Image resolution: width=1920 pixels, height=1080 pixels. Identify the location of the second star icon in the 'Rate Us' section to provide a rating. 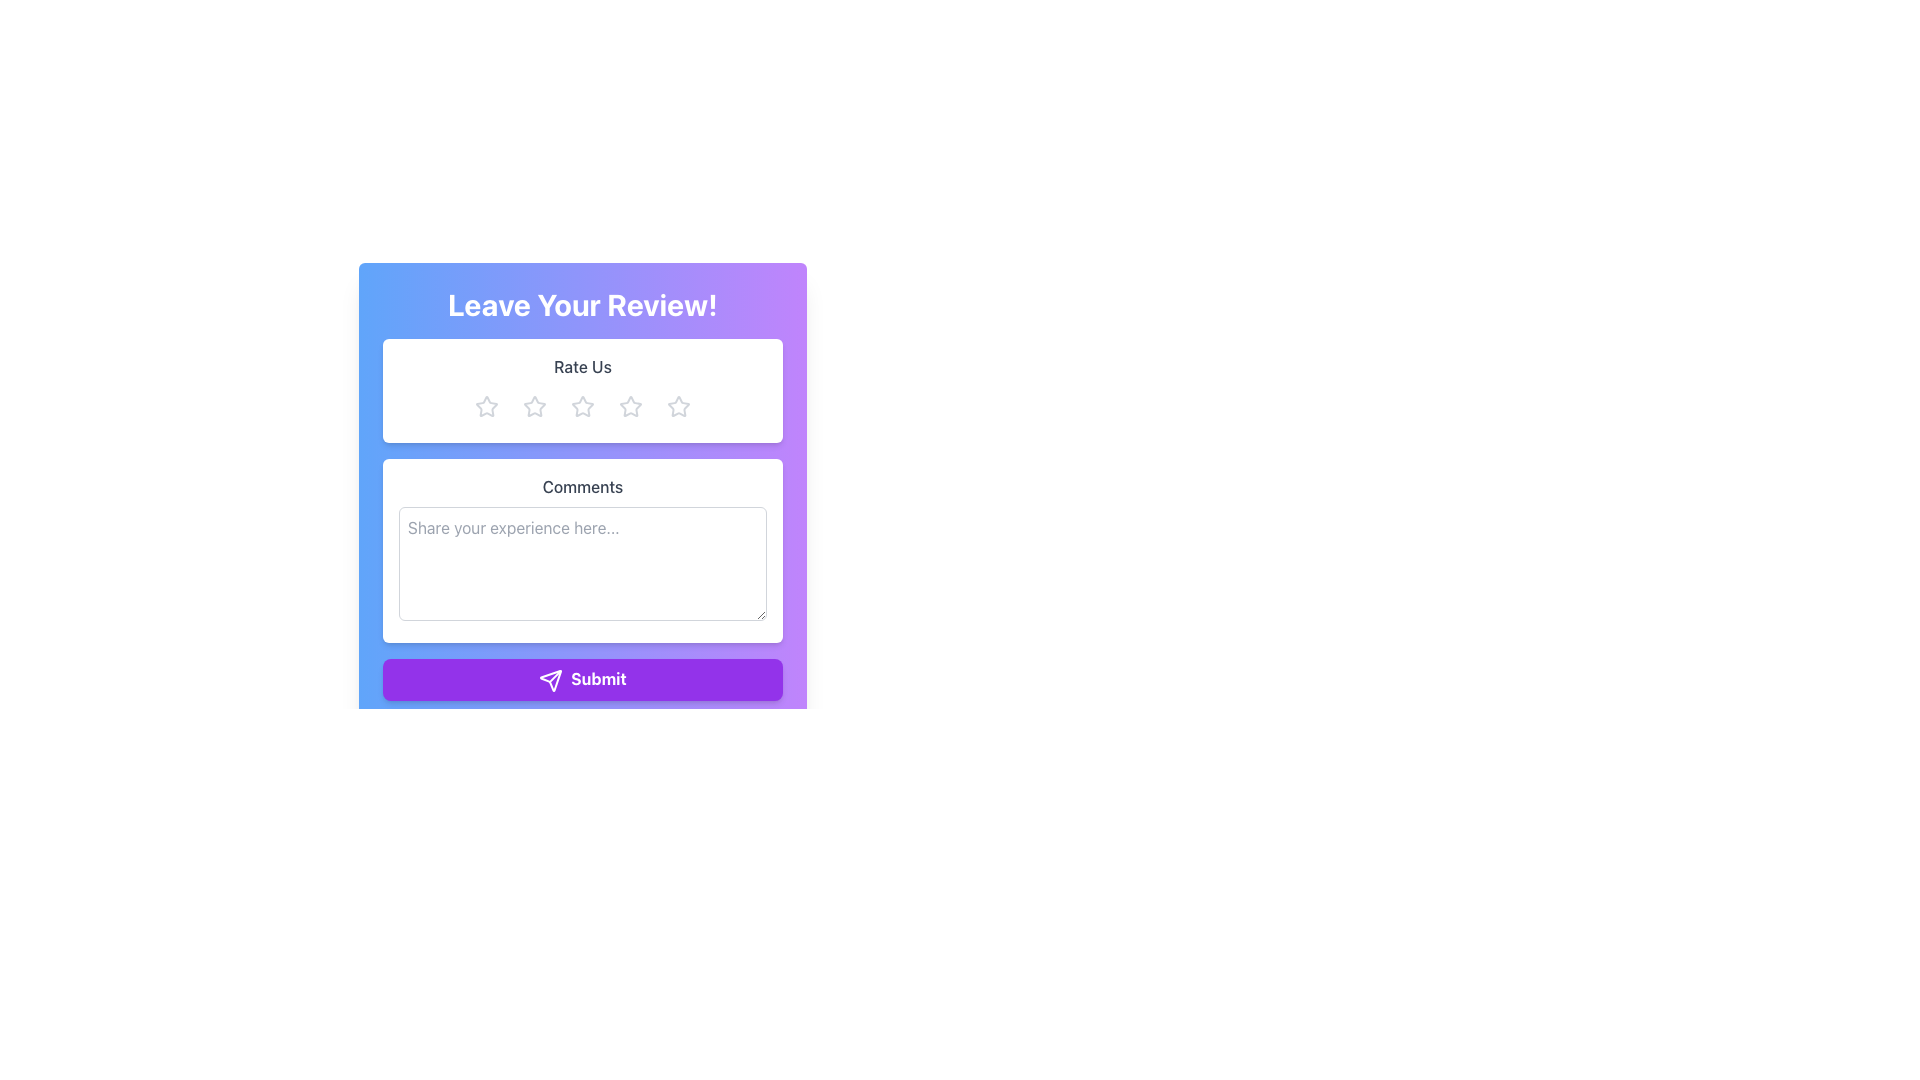
(581, 405).